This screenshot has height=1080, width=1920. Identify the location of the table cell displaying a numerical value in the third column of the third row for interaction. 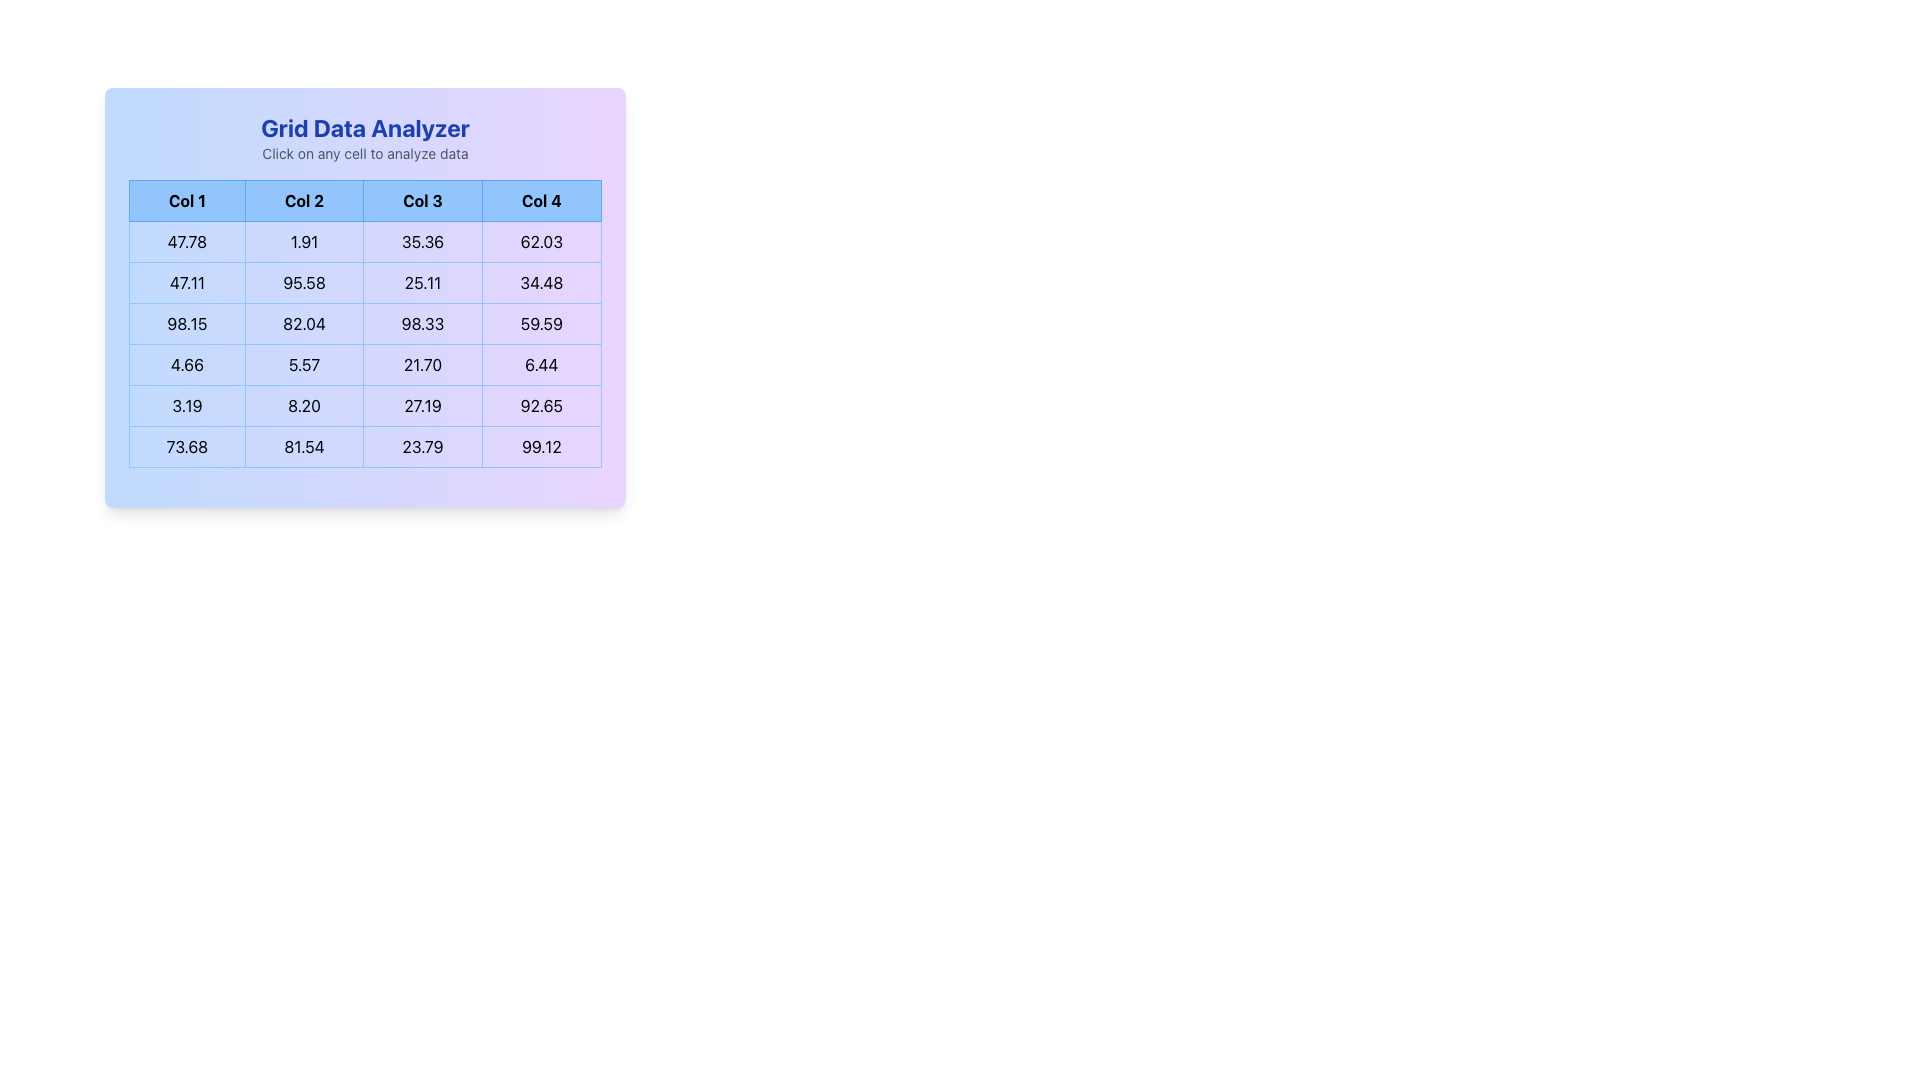
(421, 365).